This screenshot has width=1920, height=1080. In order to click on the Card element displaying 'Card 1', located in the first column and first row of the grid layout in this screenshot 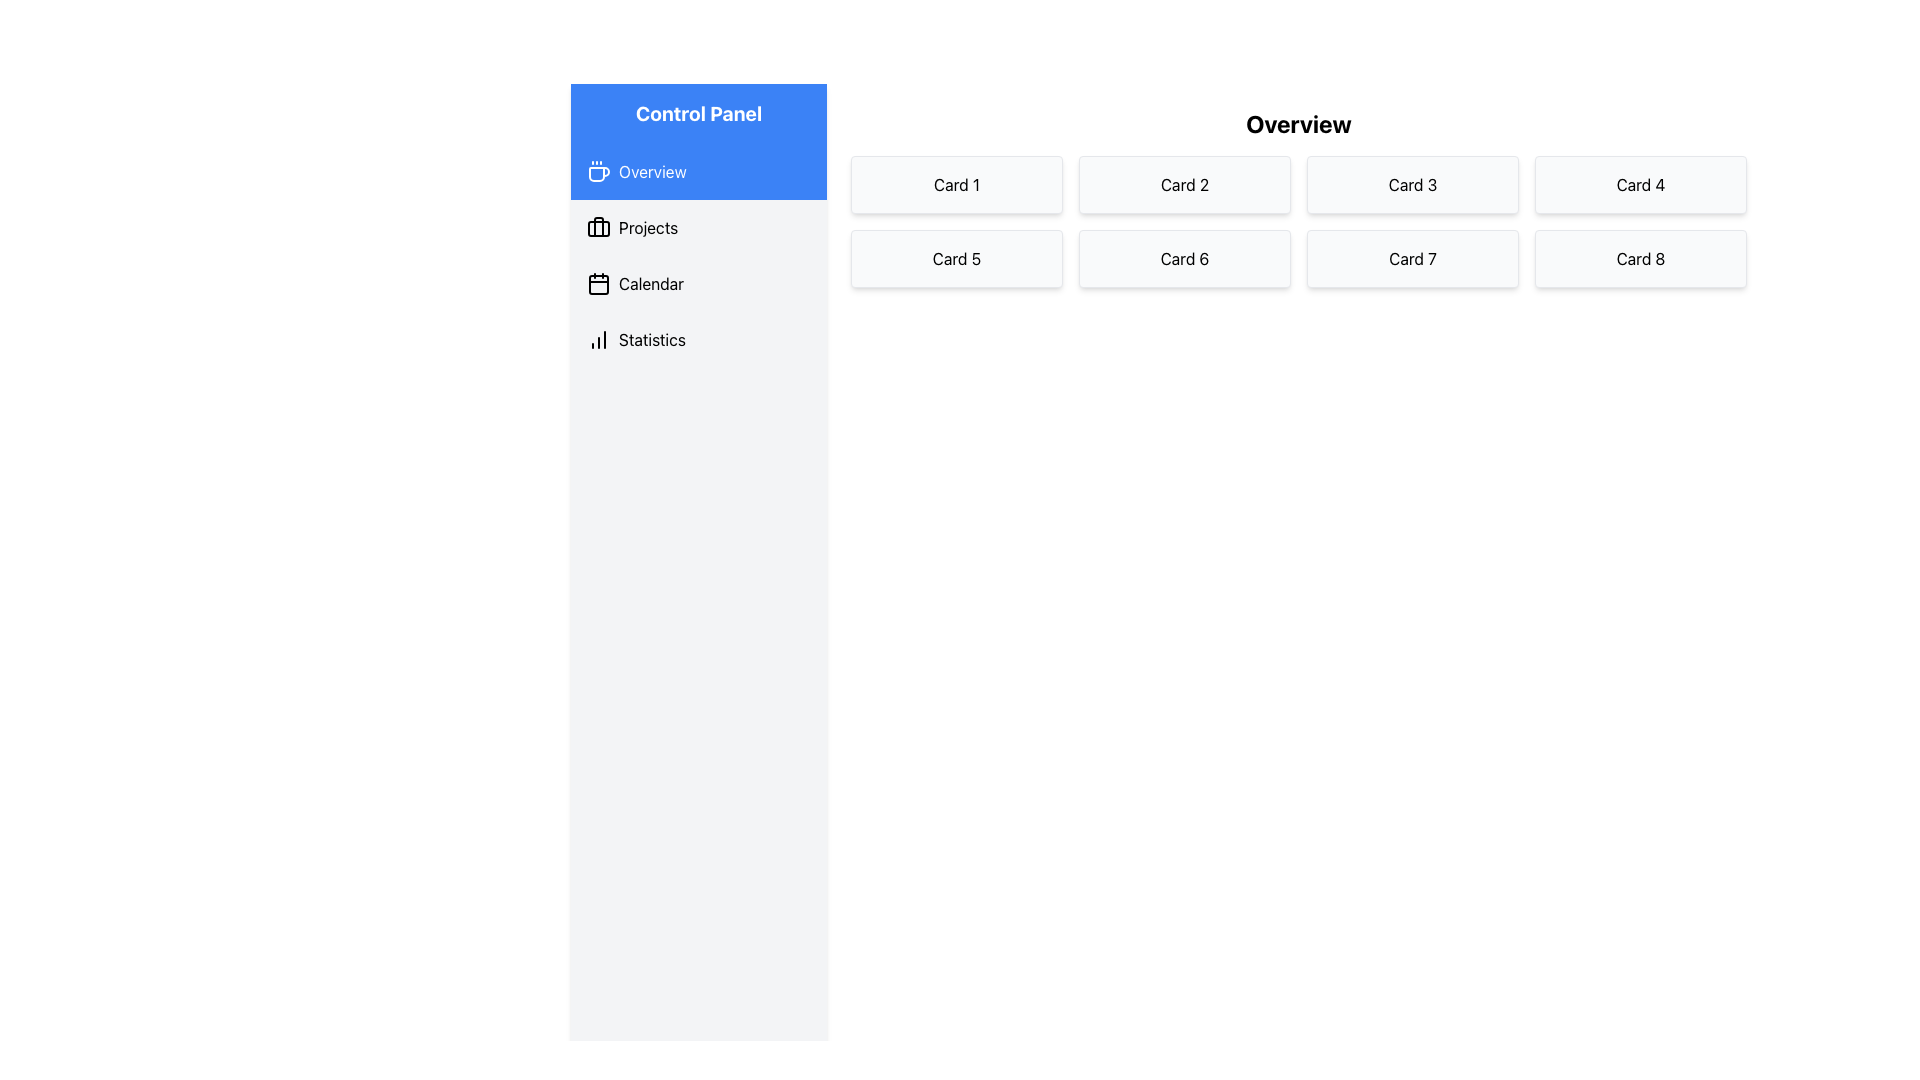, I will do `click(955, 185)`.